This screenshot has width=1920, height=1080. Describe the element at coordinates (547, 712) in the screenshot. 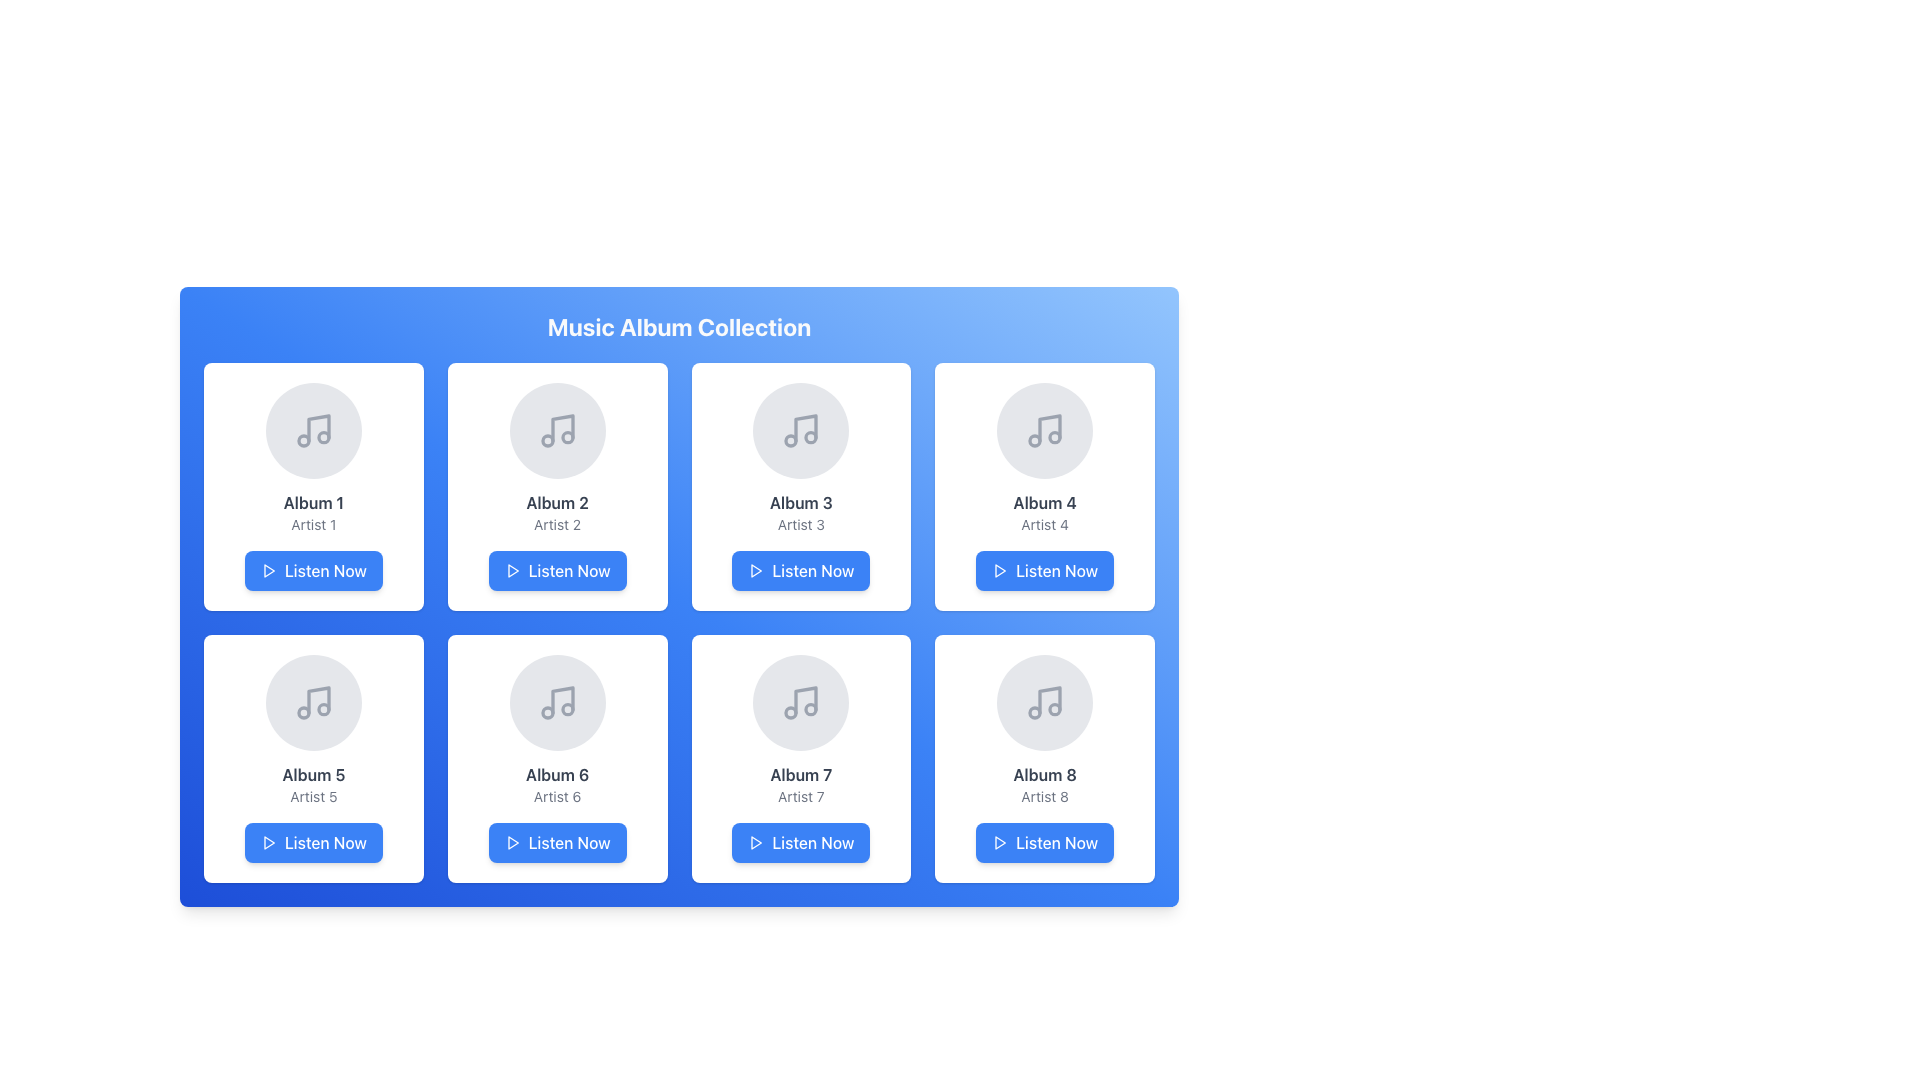

I see `the small gray circular shape located within the music note icon in the sixth grid cell of the bottom-left quadrant` at that location.